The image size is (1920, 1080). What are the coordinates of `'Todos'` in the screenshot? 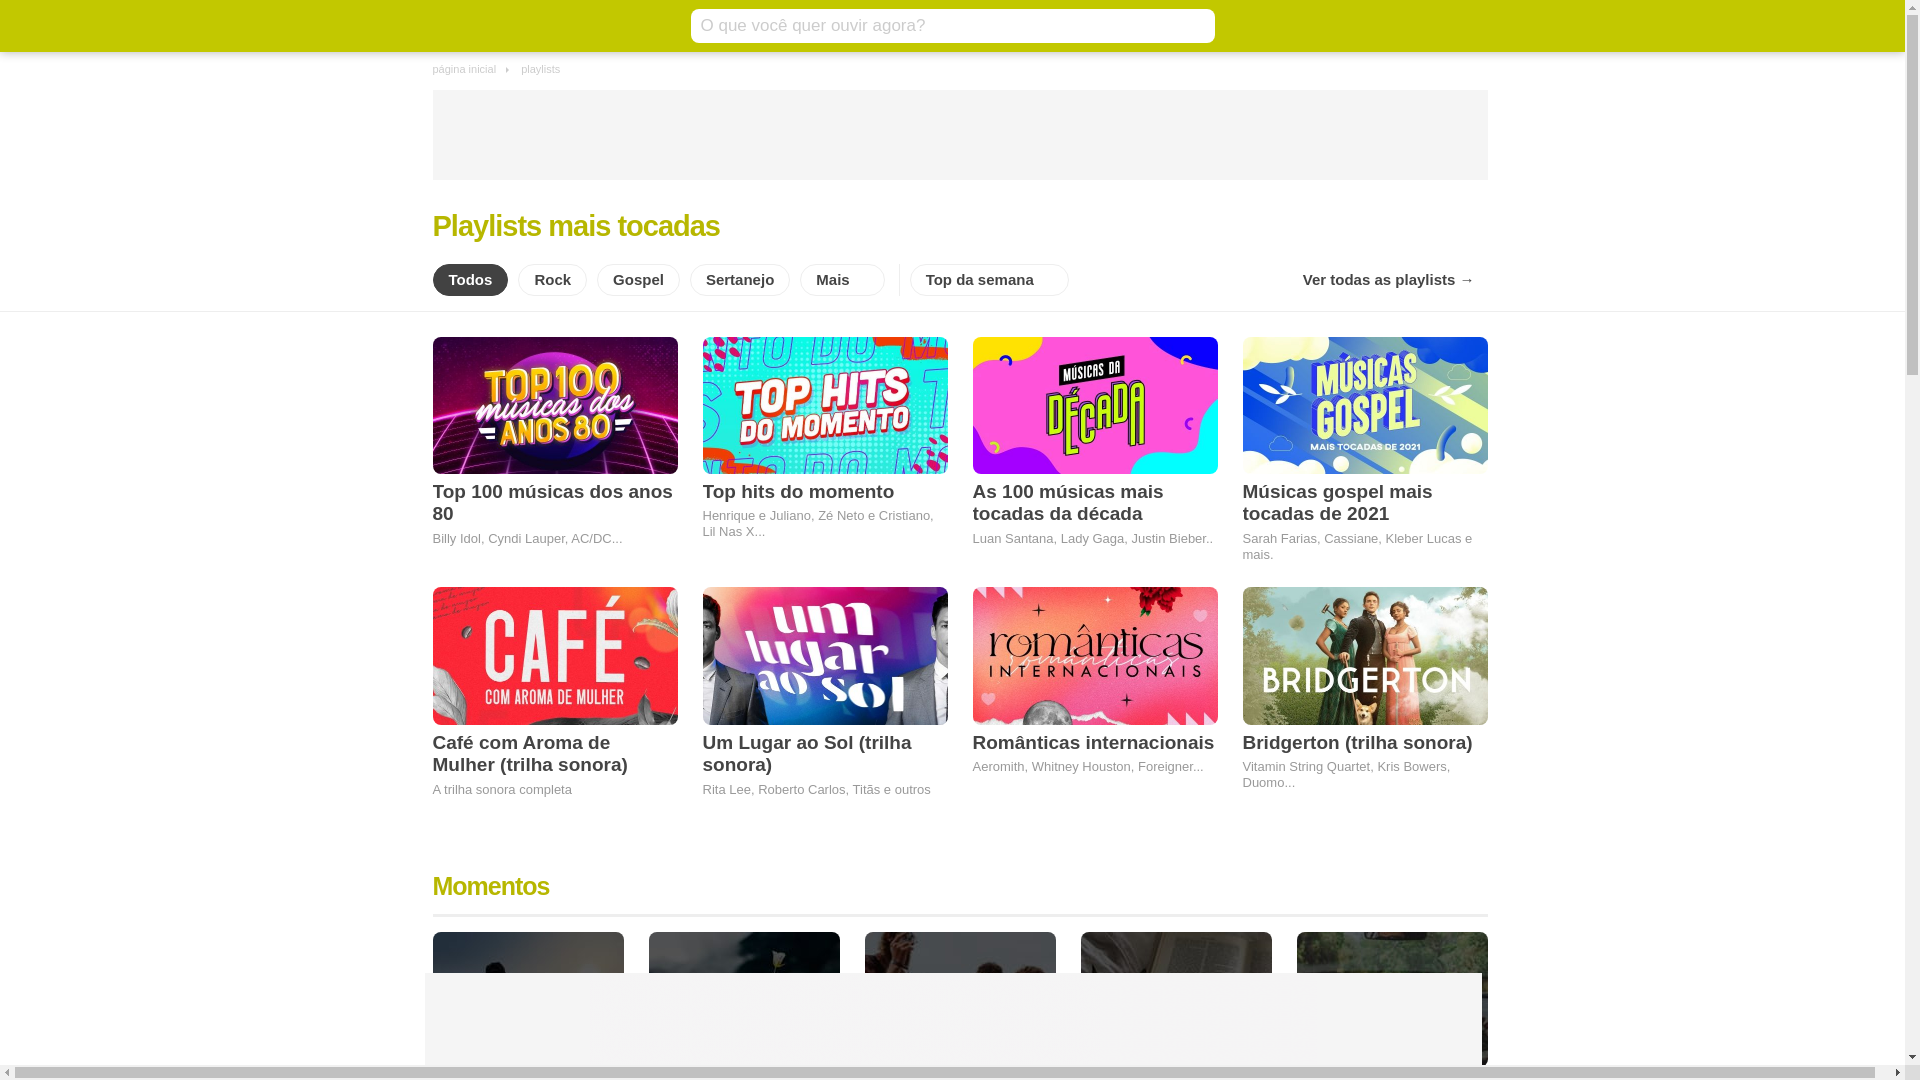 It's located at (469, 280).